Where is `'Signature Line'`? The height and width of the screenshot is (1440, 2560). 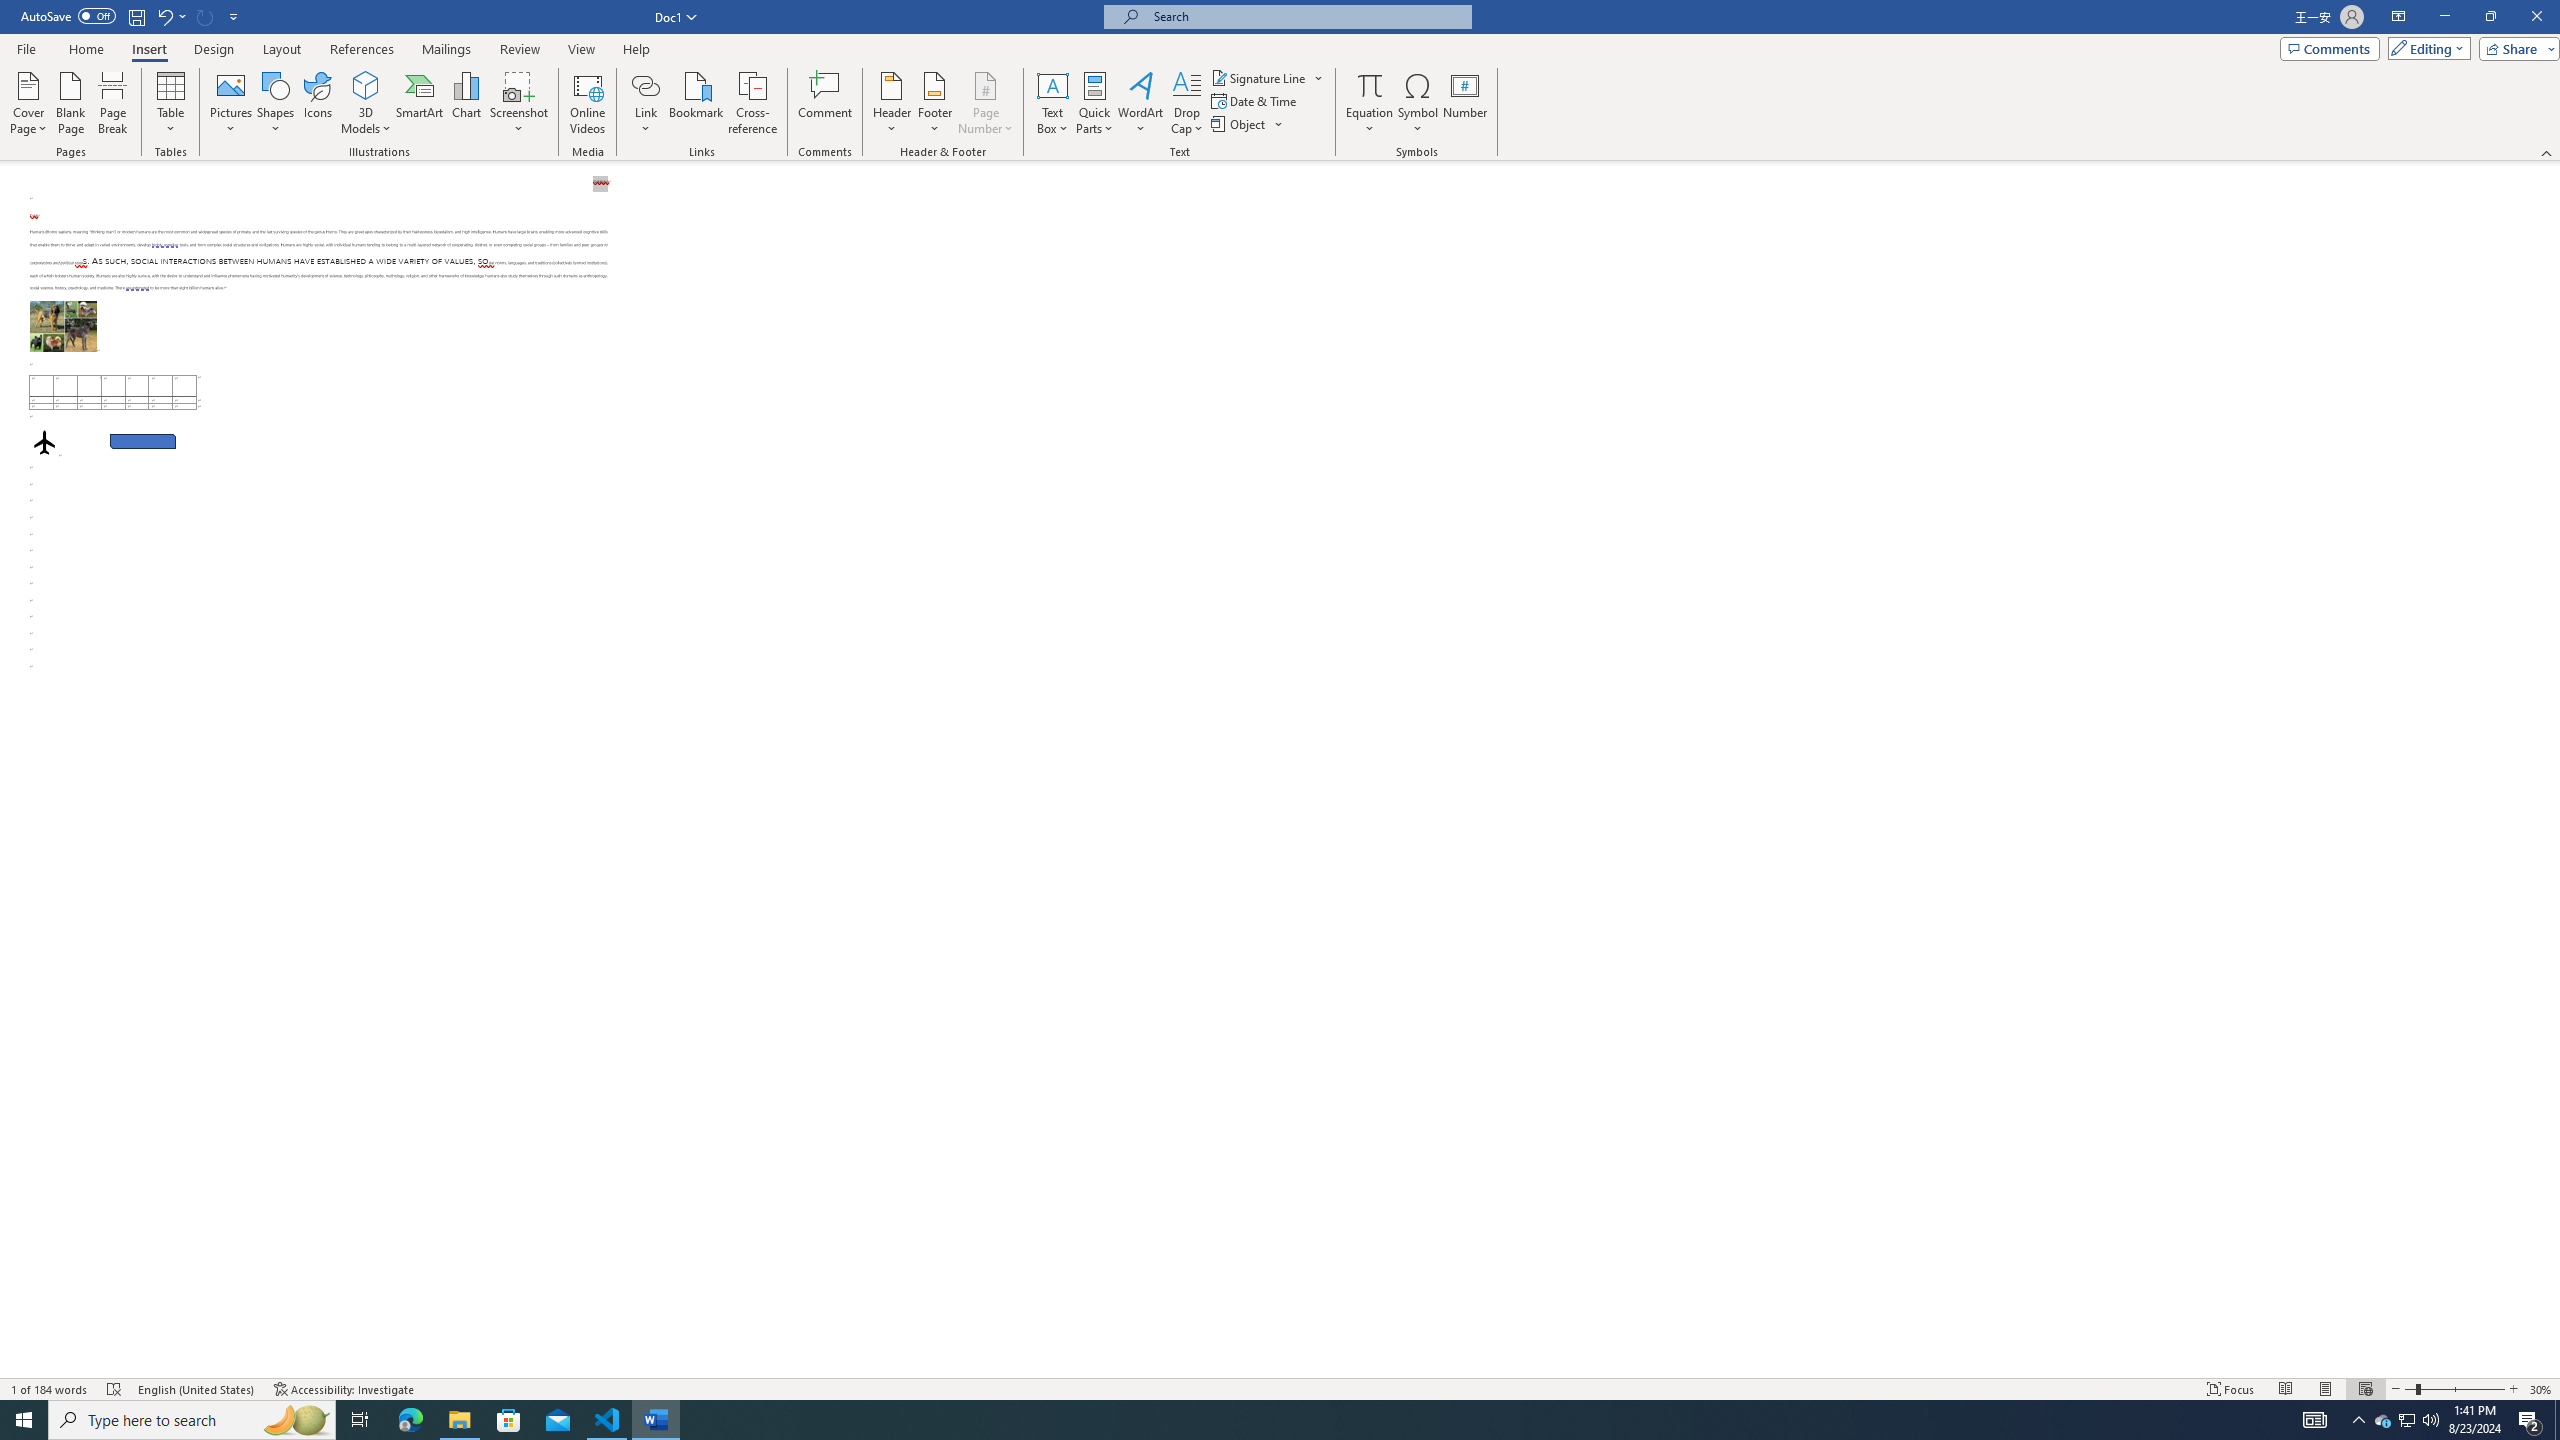 'Signature Line' is located at coordinates (1259, 77).